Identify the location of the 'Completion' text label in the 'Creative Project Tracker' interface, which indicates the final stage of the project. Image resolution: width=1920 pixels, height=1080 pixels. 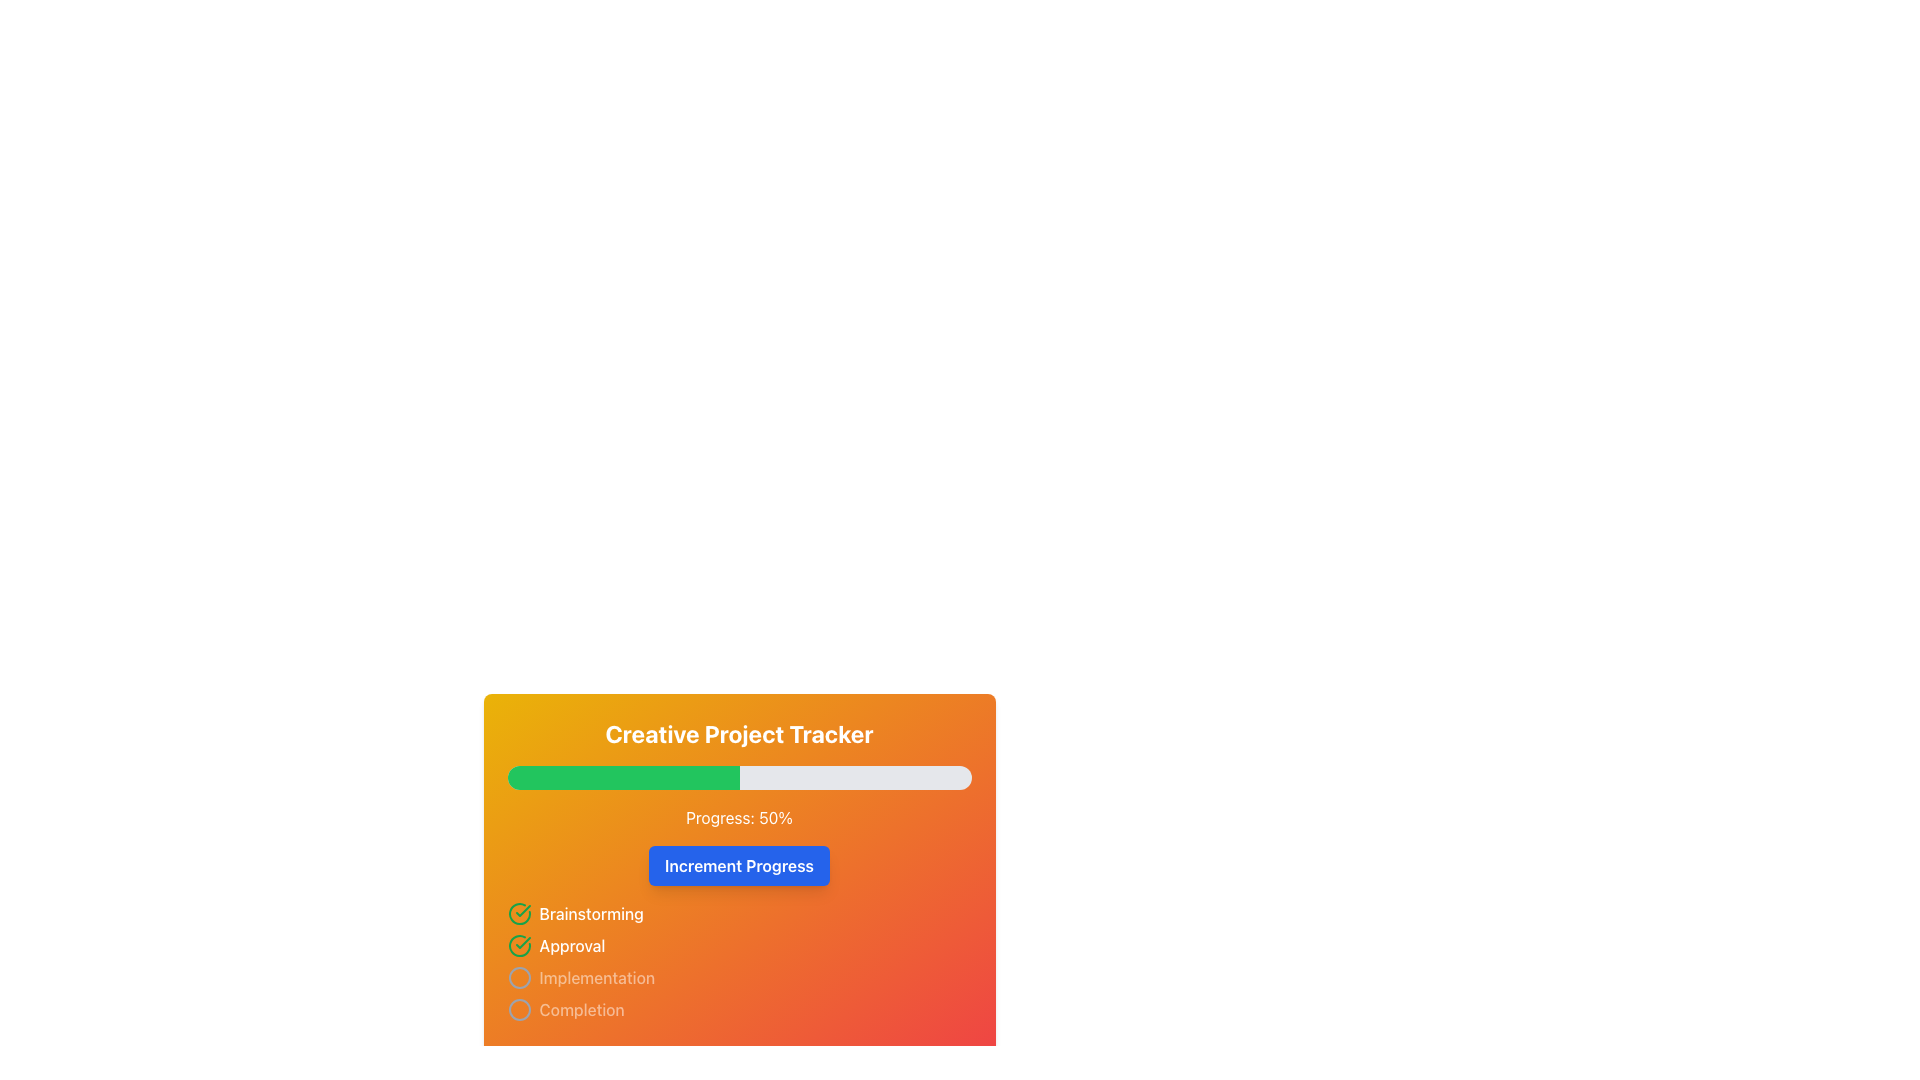
(581, 1010).